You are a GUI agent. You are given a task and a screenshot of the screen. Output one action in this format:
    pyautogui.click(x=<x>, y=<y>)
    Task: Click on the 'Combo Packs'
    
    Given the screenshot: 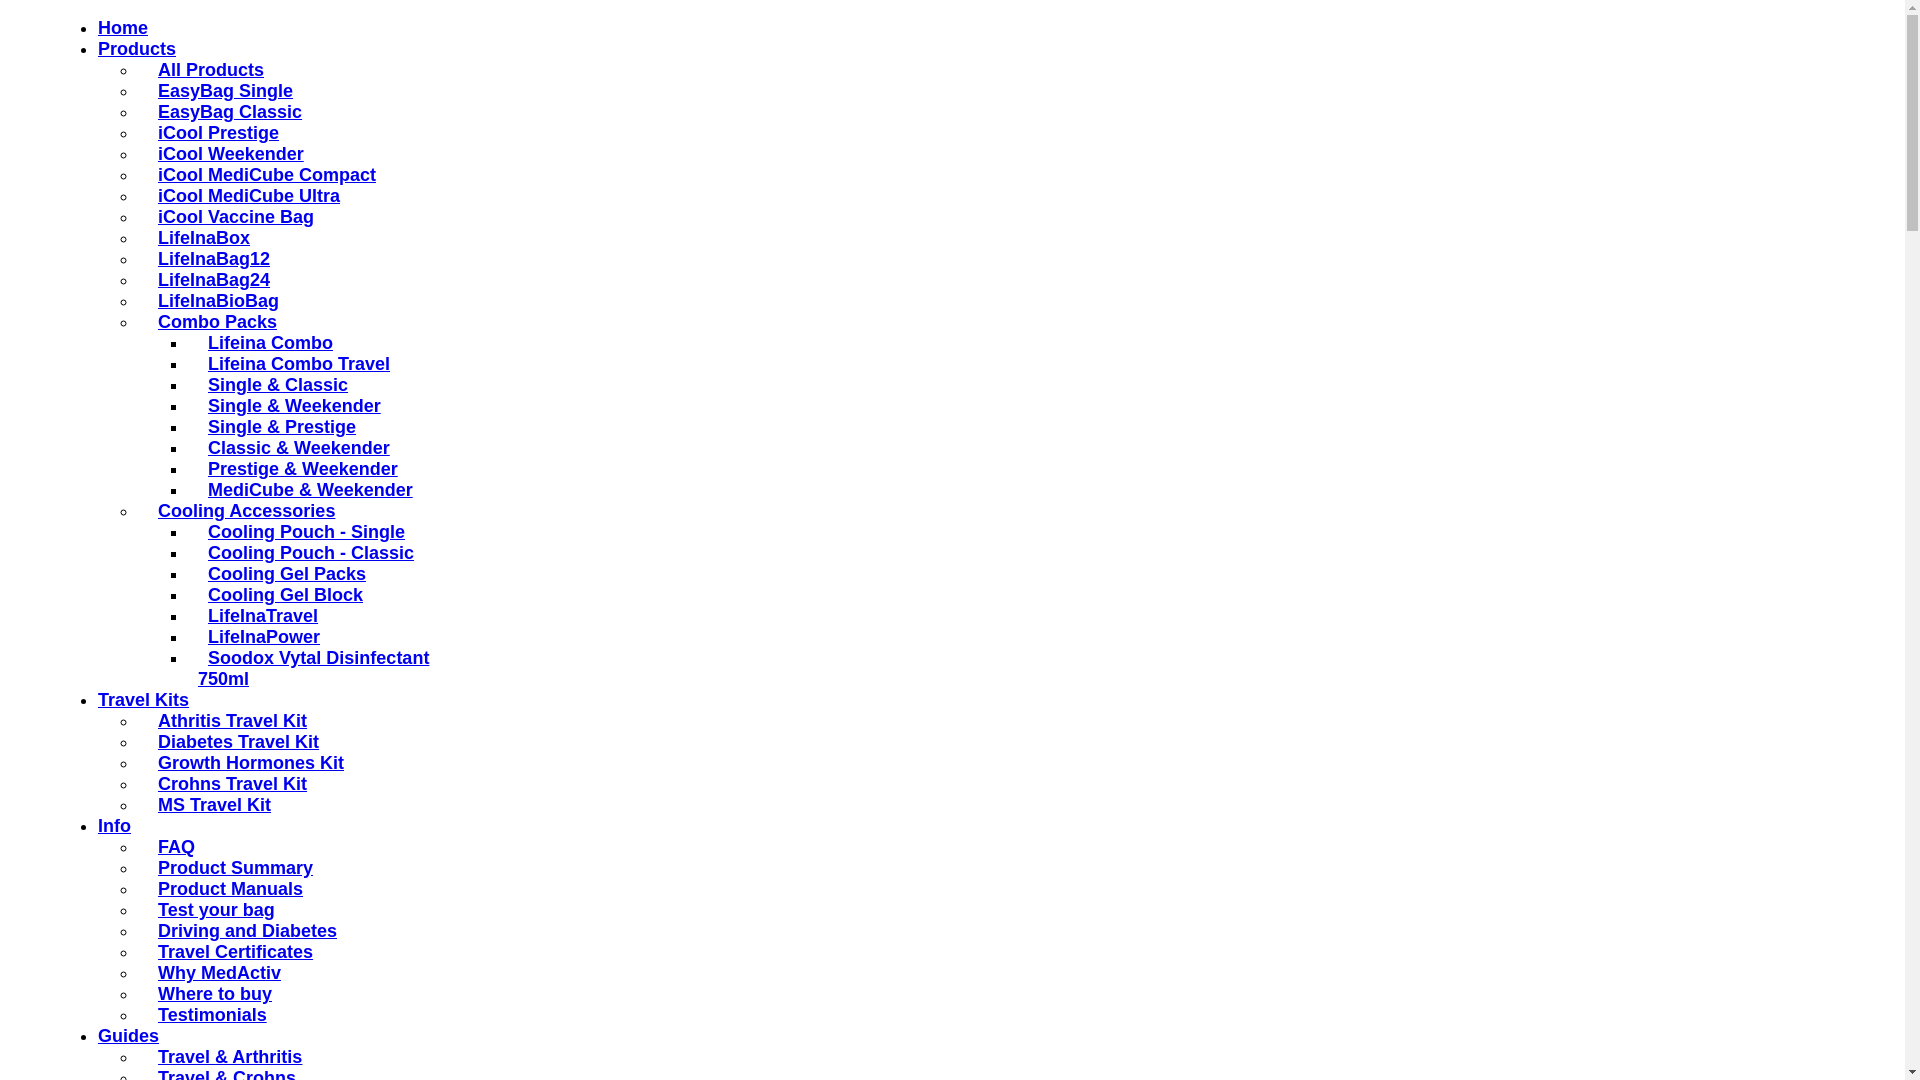 What is the action you would take?
    pyautogui.click(x=212, y=320)
    